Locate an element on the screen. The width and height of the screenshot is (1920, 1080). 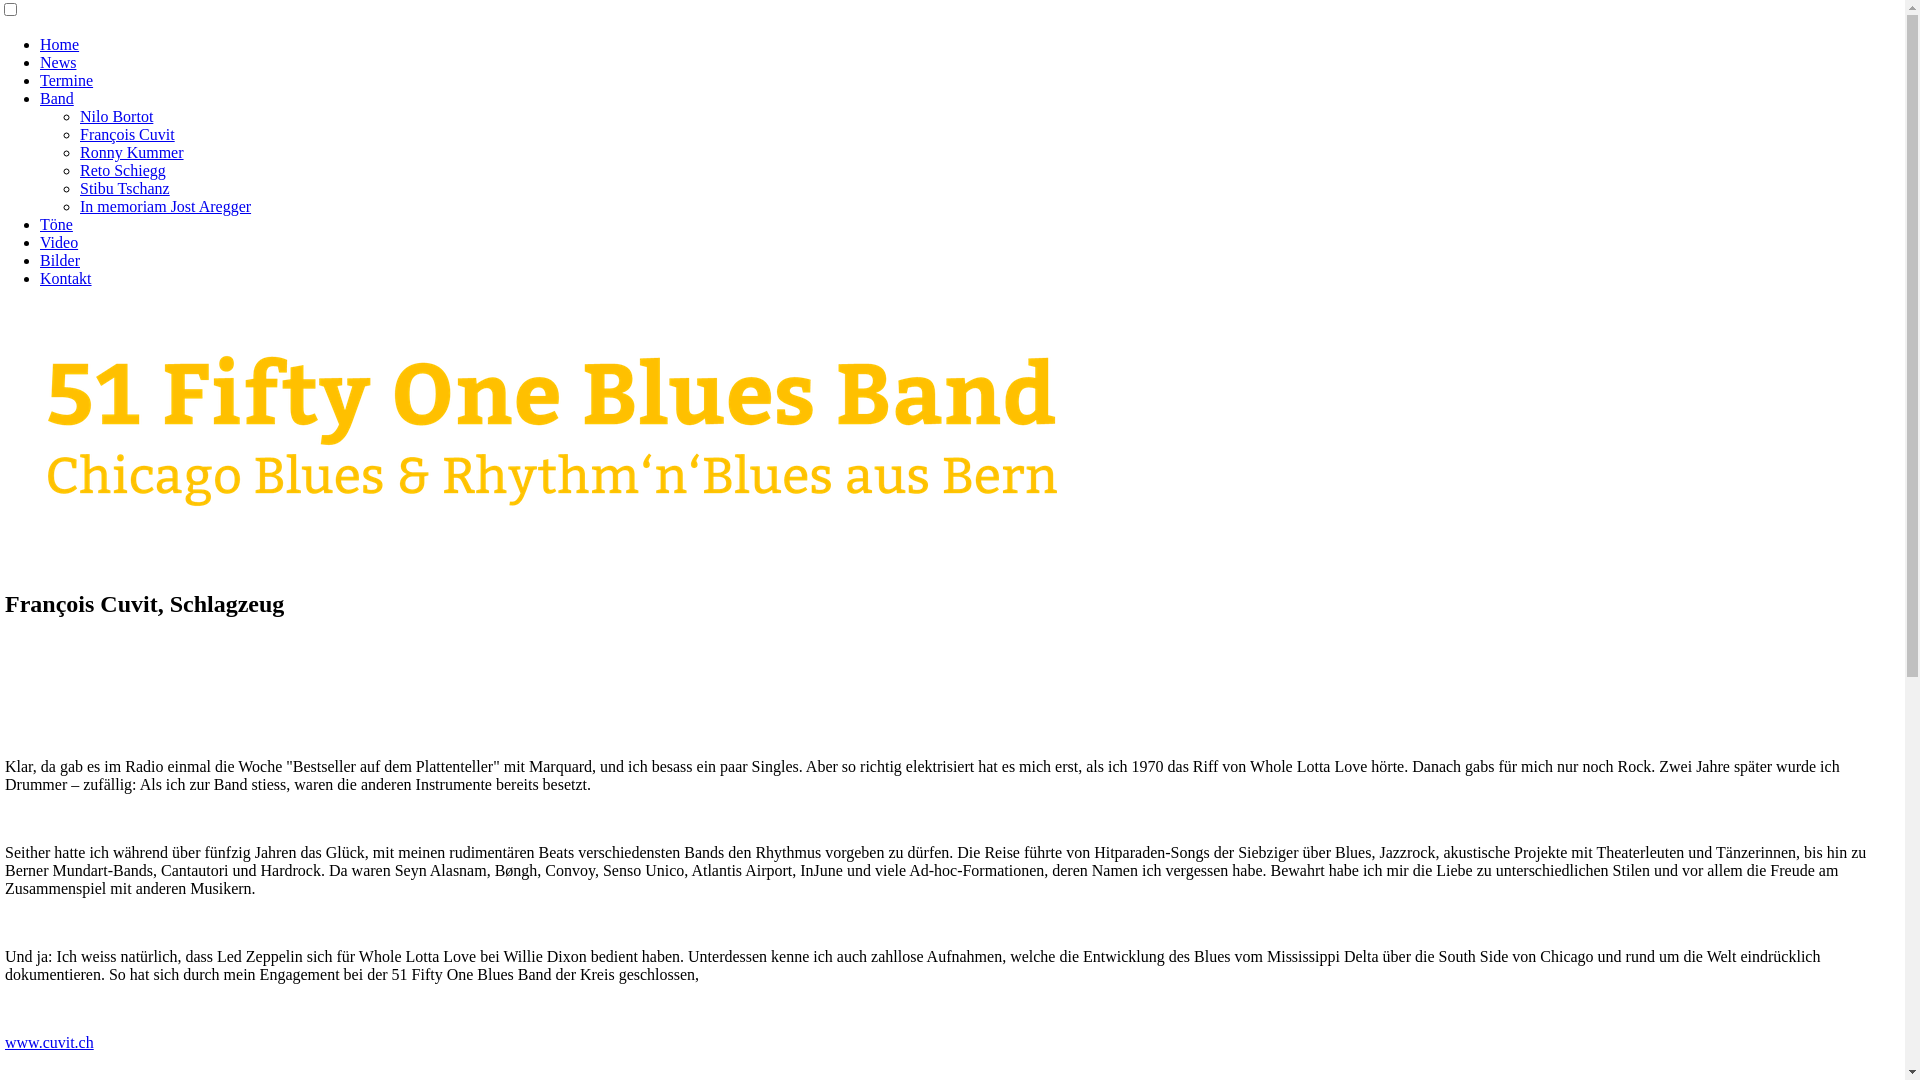
'Kontakt' is located at coordinates (66, 278).